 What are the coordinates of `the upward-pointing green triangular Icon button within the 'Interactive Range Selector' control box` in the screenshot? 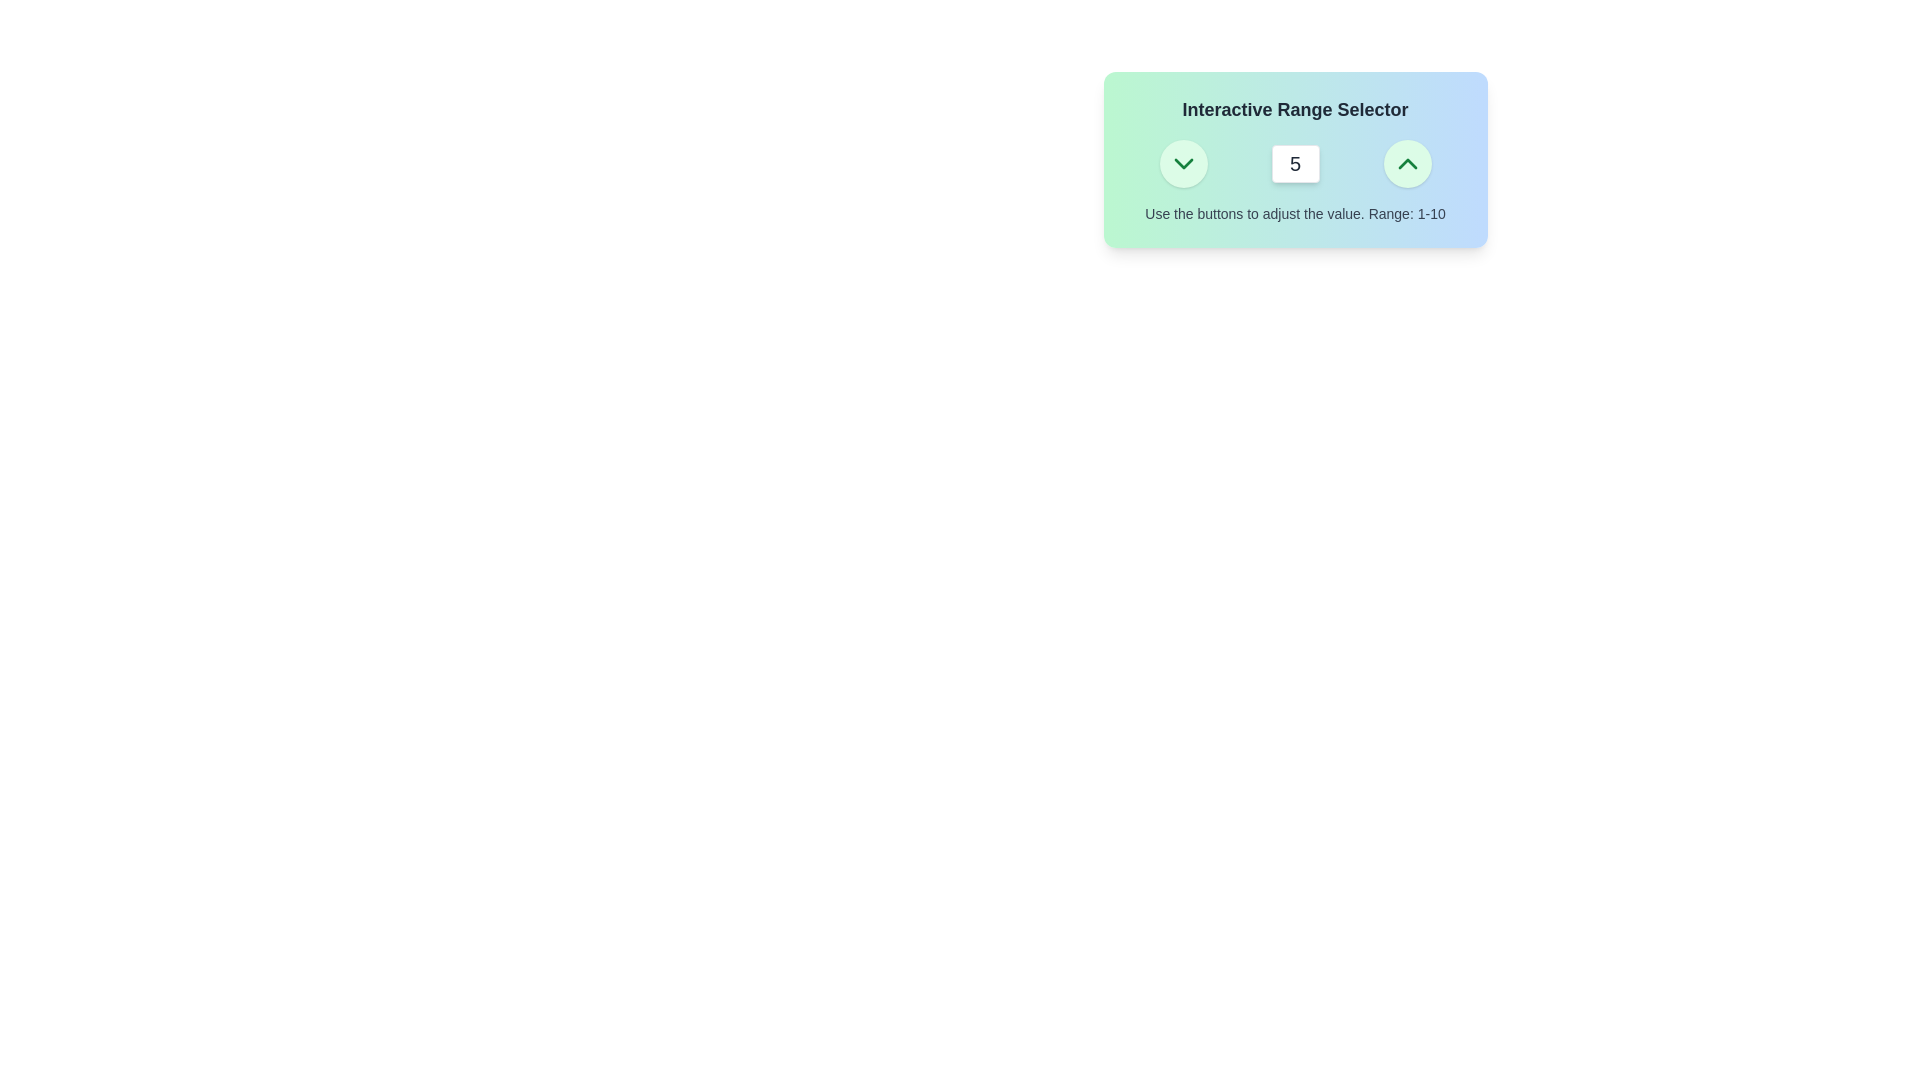 It's located at (1406, 163).